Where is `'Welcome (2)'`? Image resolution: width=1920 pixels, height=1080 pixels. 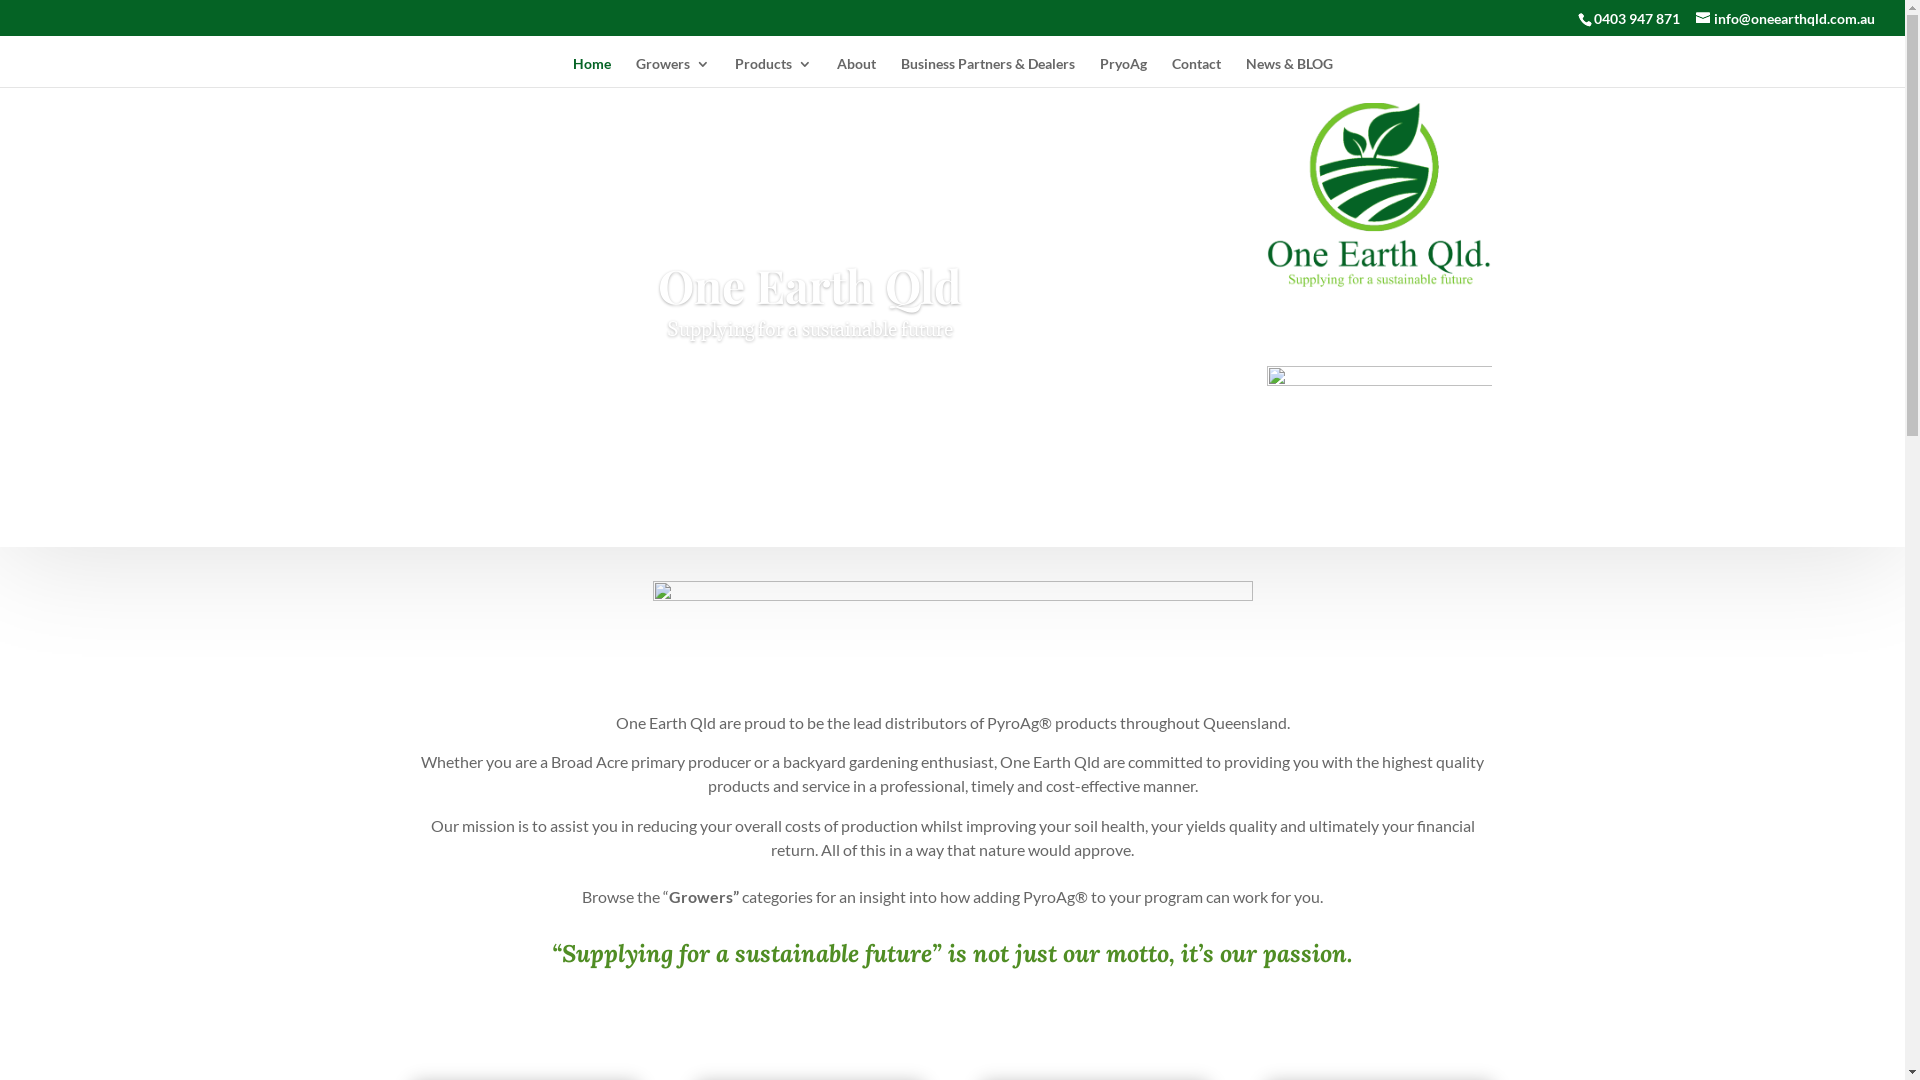 'Welcome (2)' is located at coordinates (950, 631).